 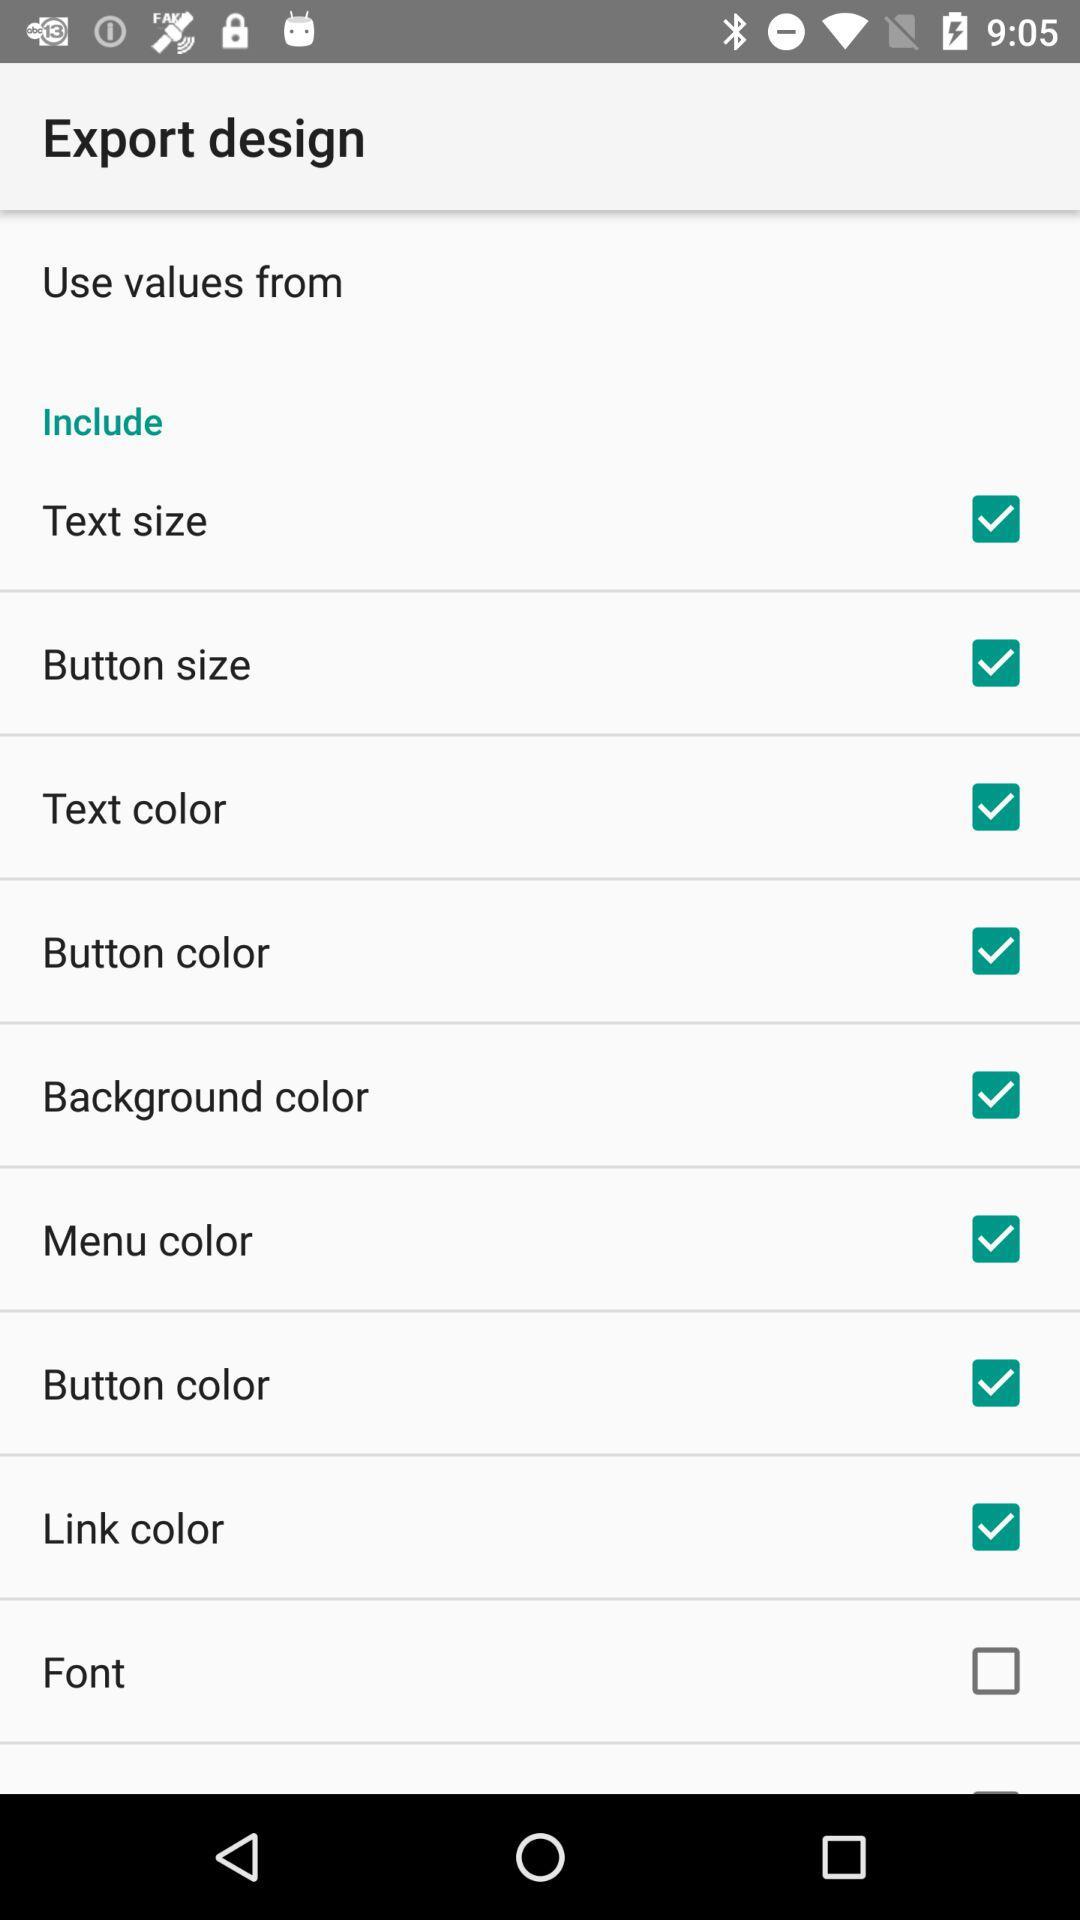 What do you see at coordinates (116, 1790) in the screenshot?
I see `icon below font` at bounding box center [116, 1790].